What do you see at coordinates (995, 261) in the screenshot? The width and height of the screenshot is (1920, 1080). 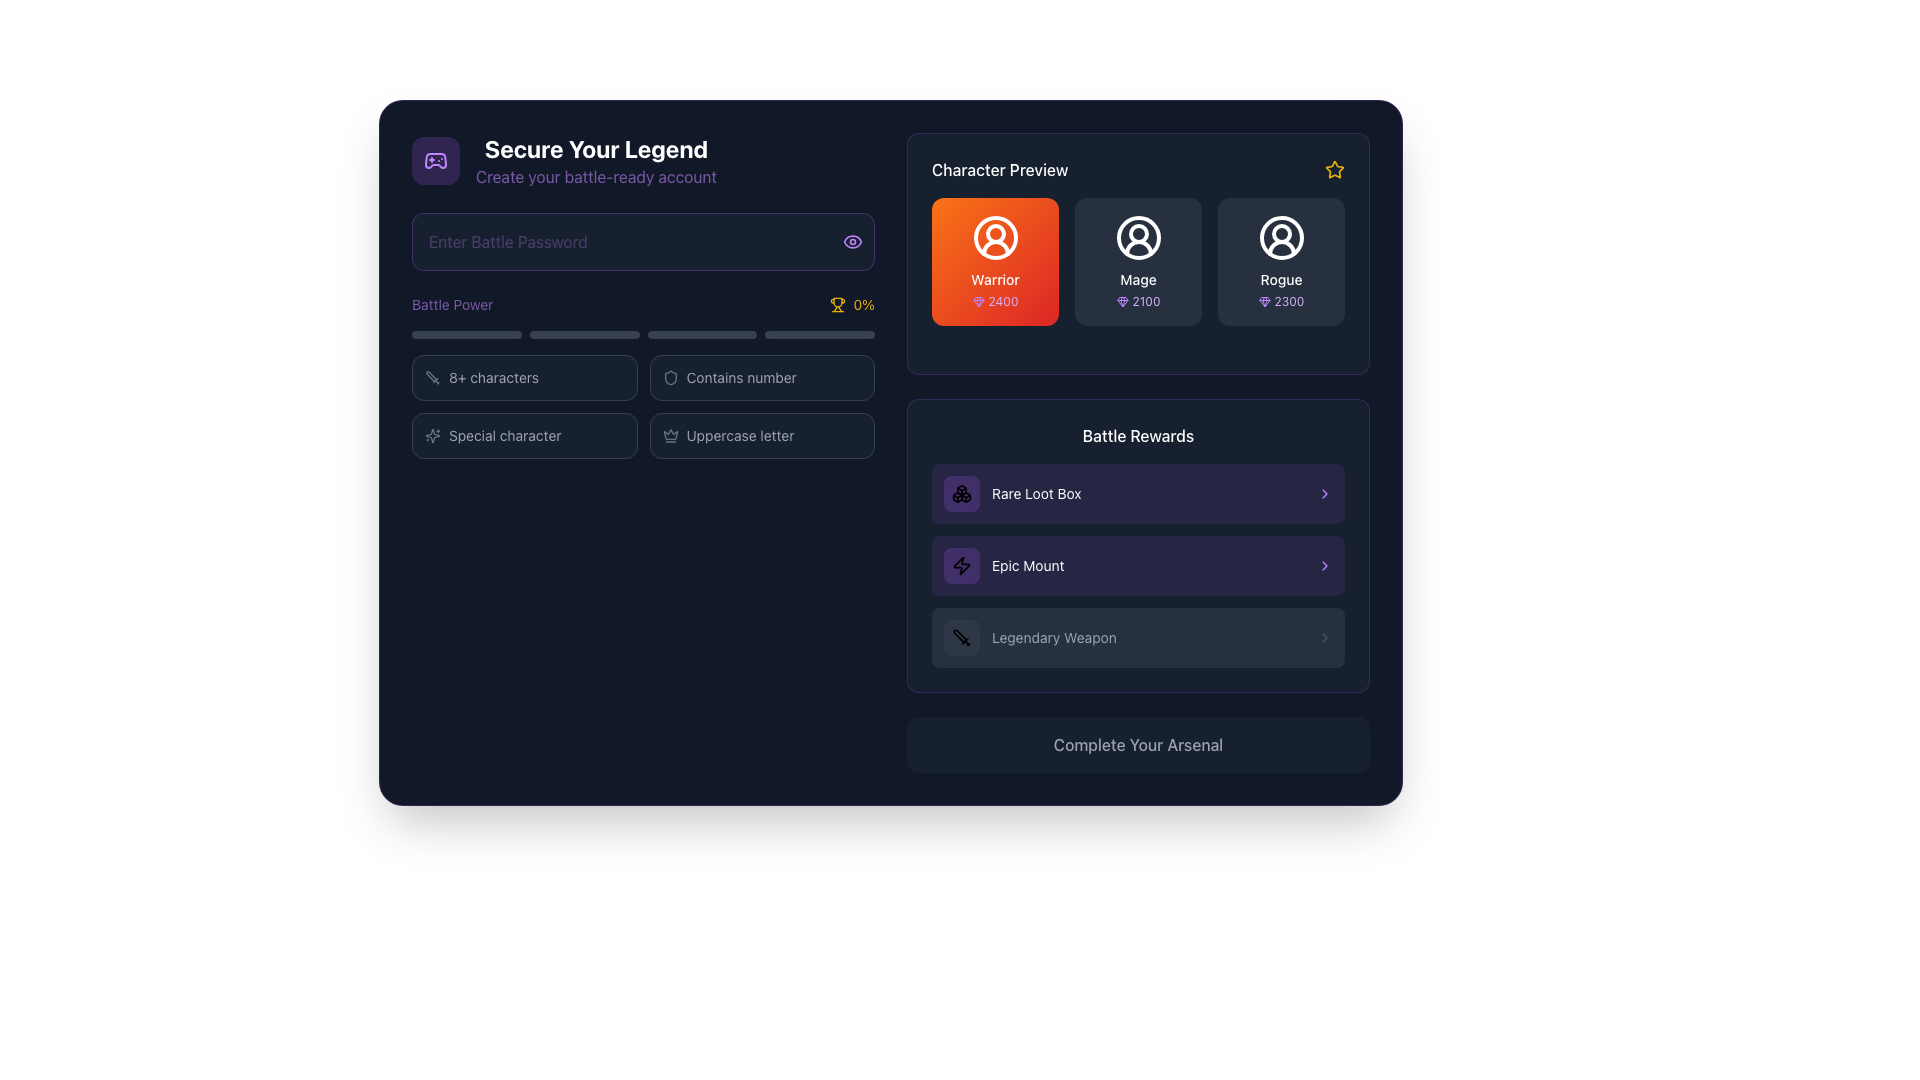 I see `the 'Warrior' button, which is a rectangular card with a gradient background, displaying a user icon at the top and the text '2400' with a gem icon below it, located` at bounding box center [995, 261].